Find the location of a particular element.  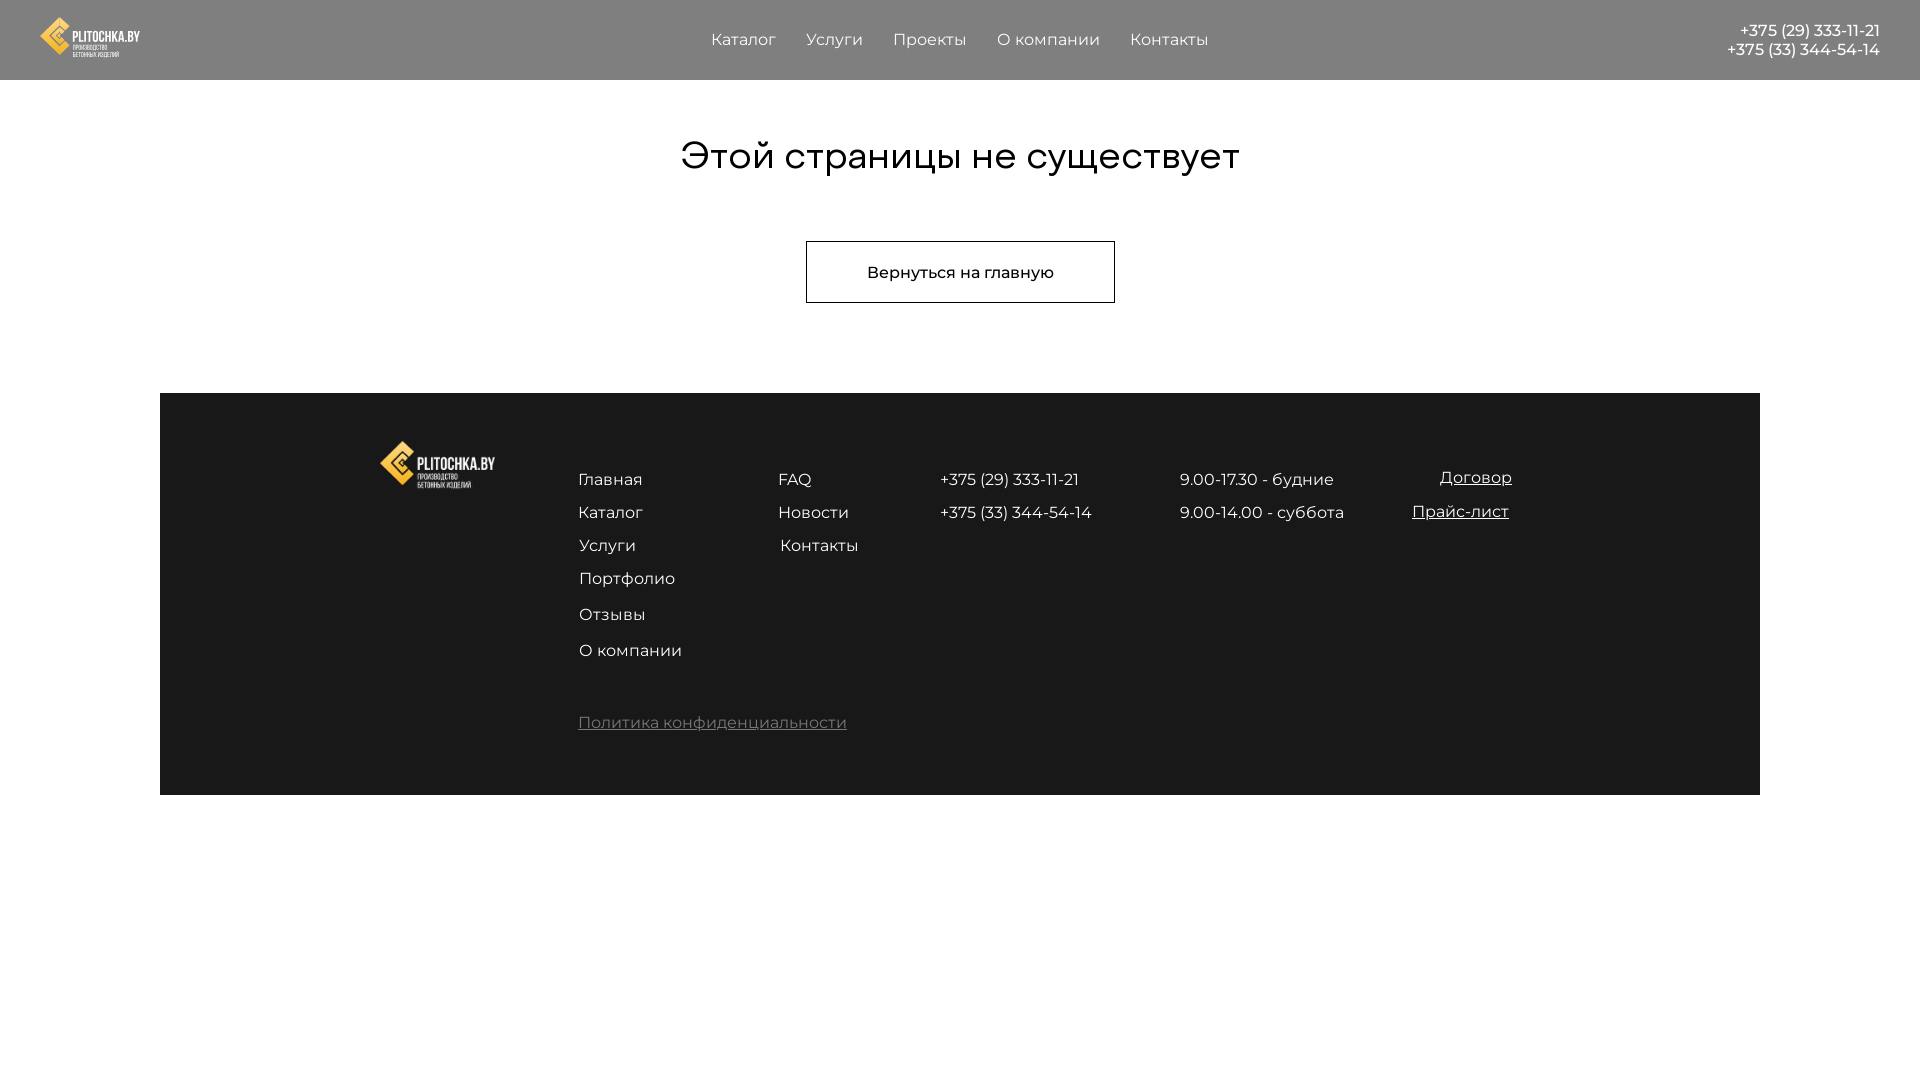

'+375 (29) 333-11-21' is located at coordinates (1009, 479).